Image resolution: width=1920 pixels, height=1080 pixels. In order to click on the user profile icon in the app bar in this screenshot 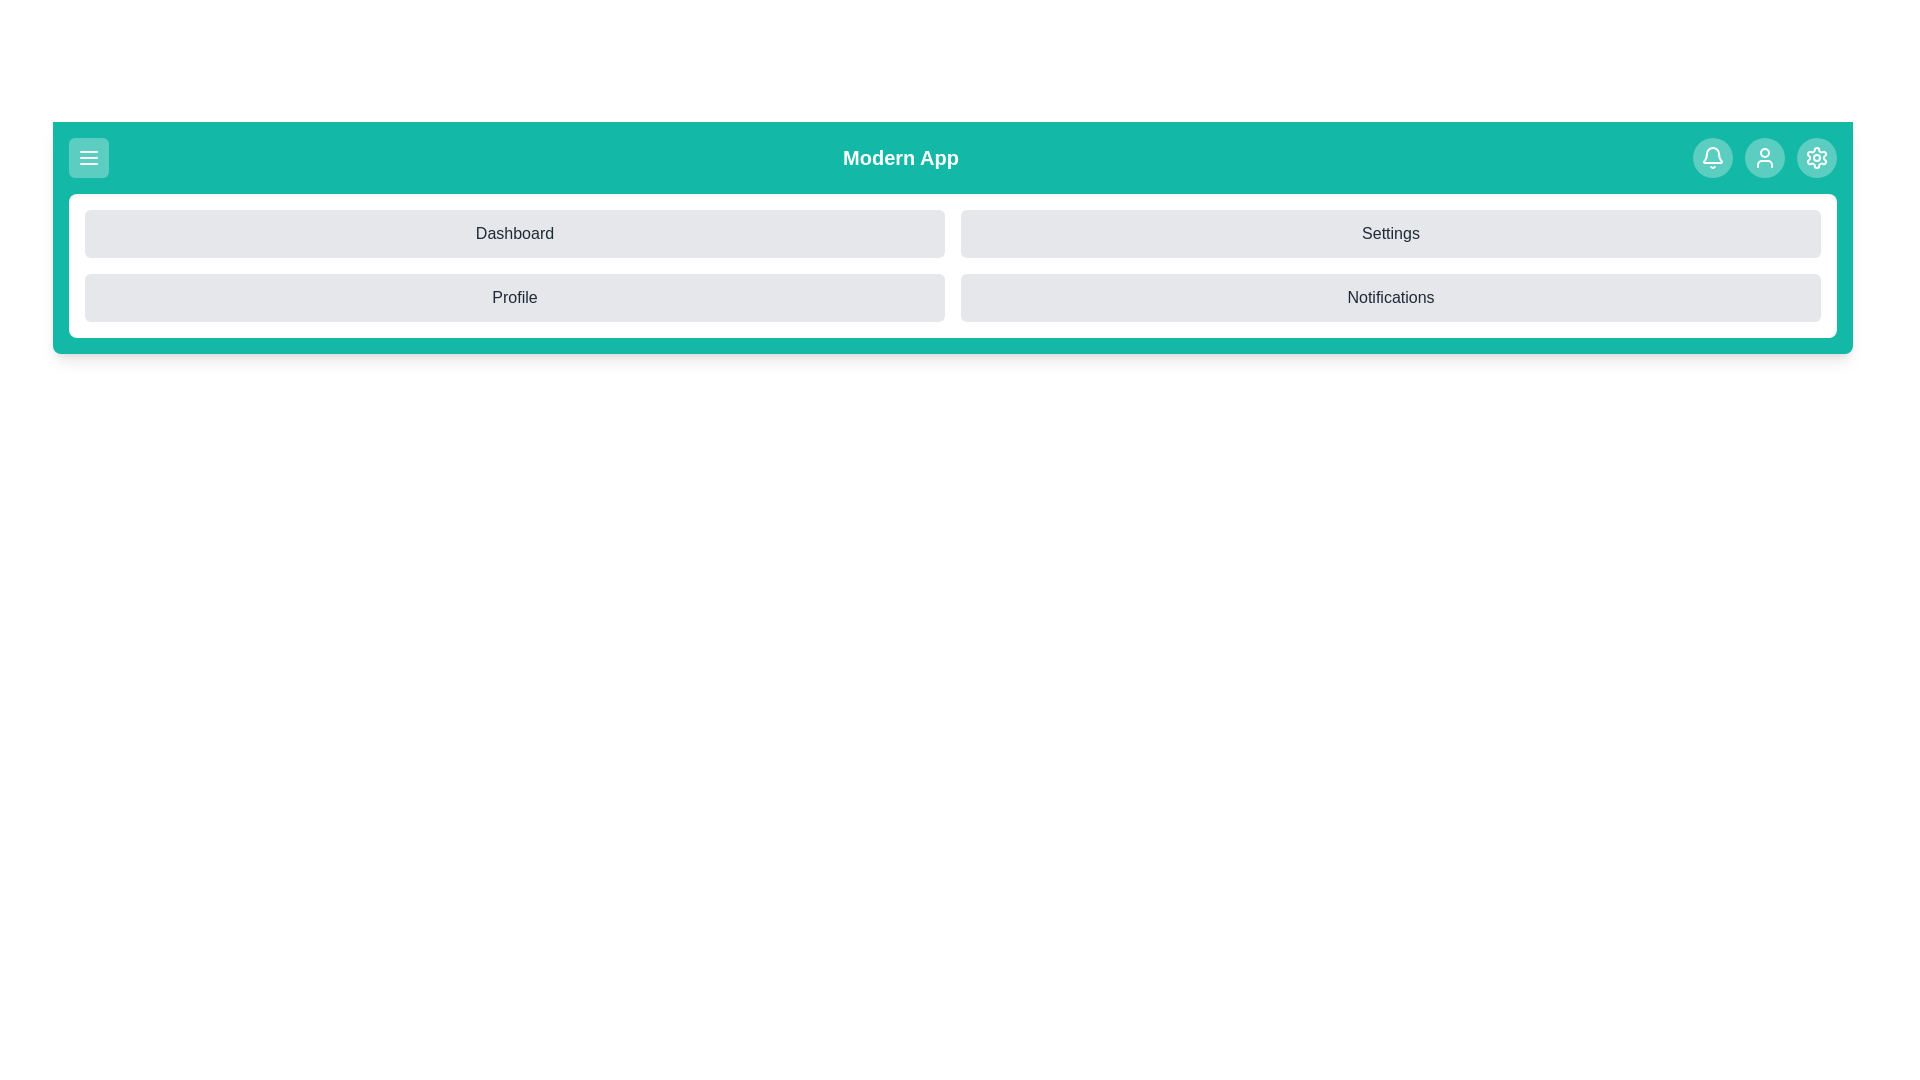, I will do `click(1765, 157)`.